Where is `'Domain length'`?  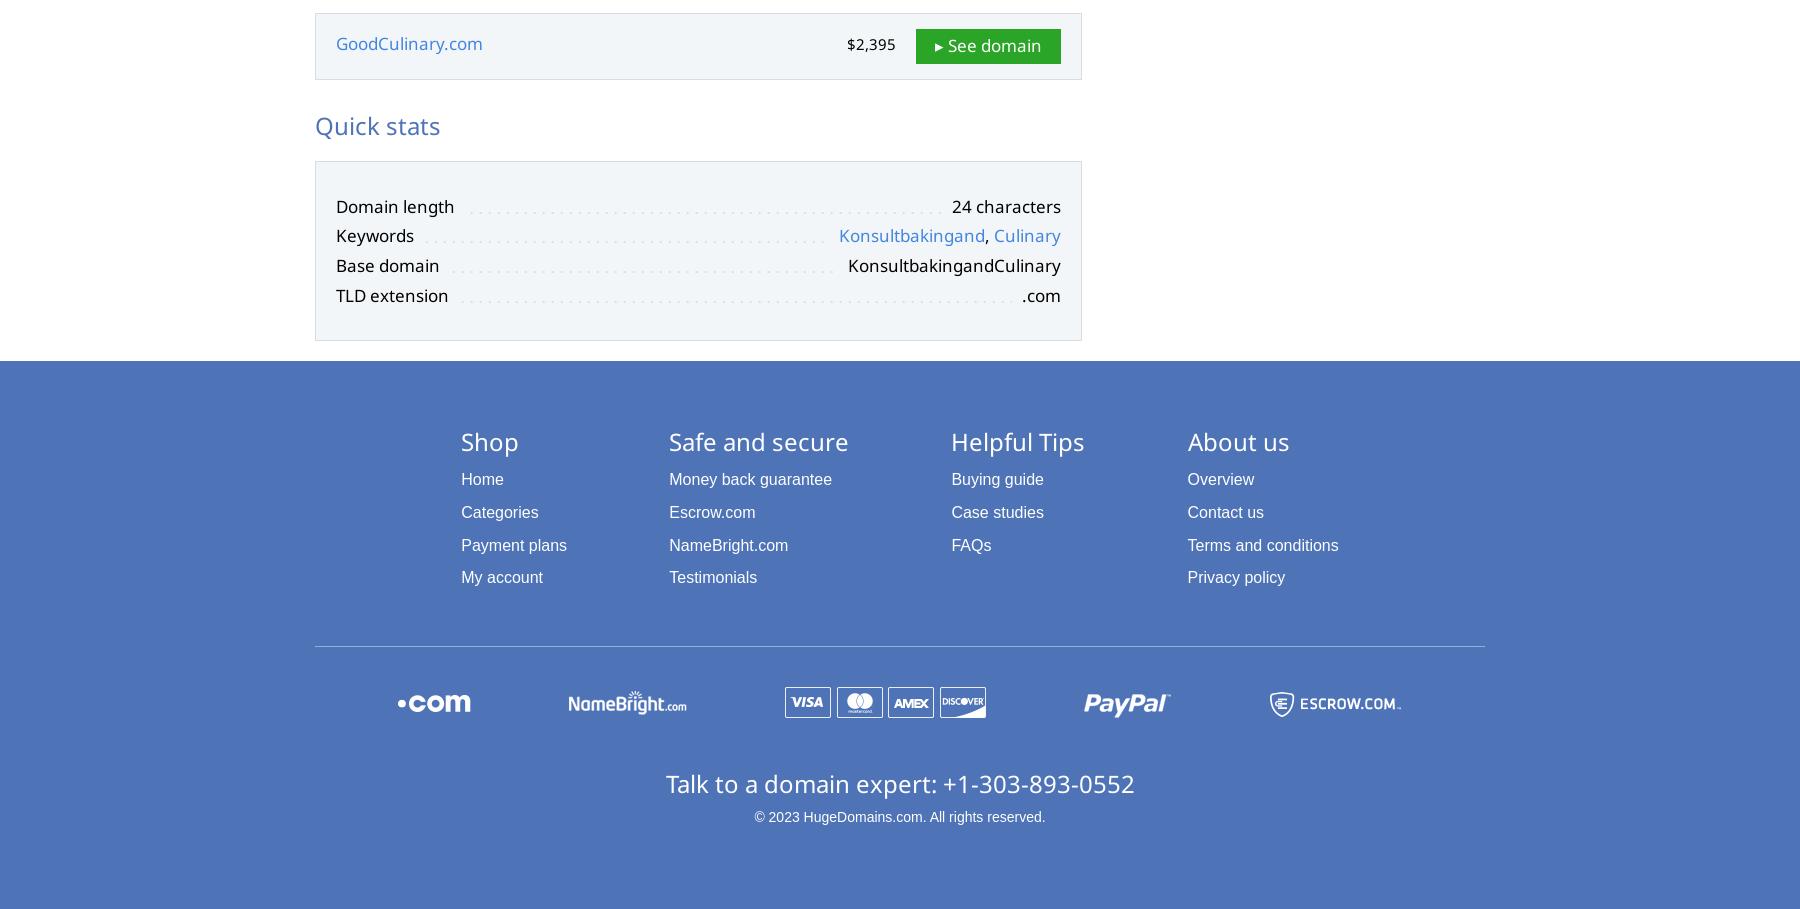 'Domain length' is located at coordinates (335, 205).